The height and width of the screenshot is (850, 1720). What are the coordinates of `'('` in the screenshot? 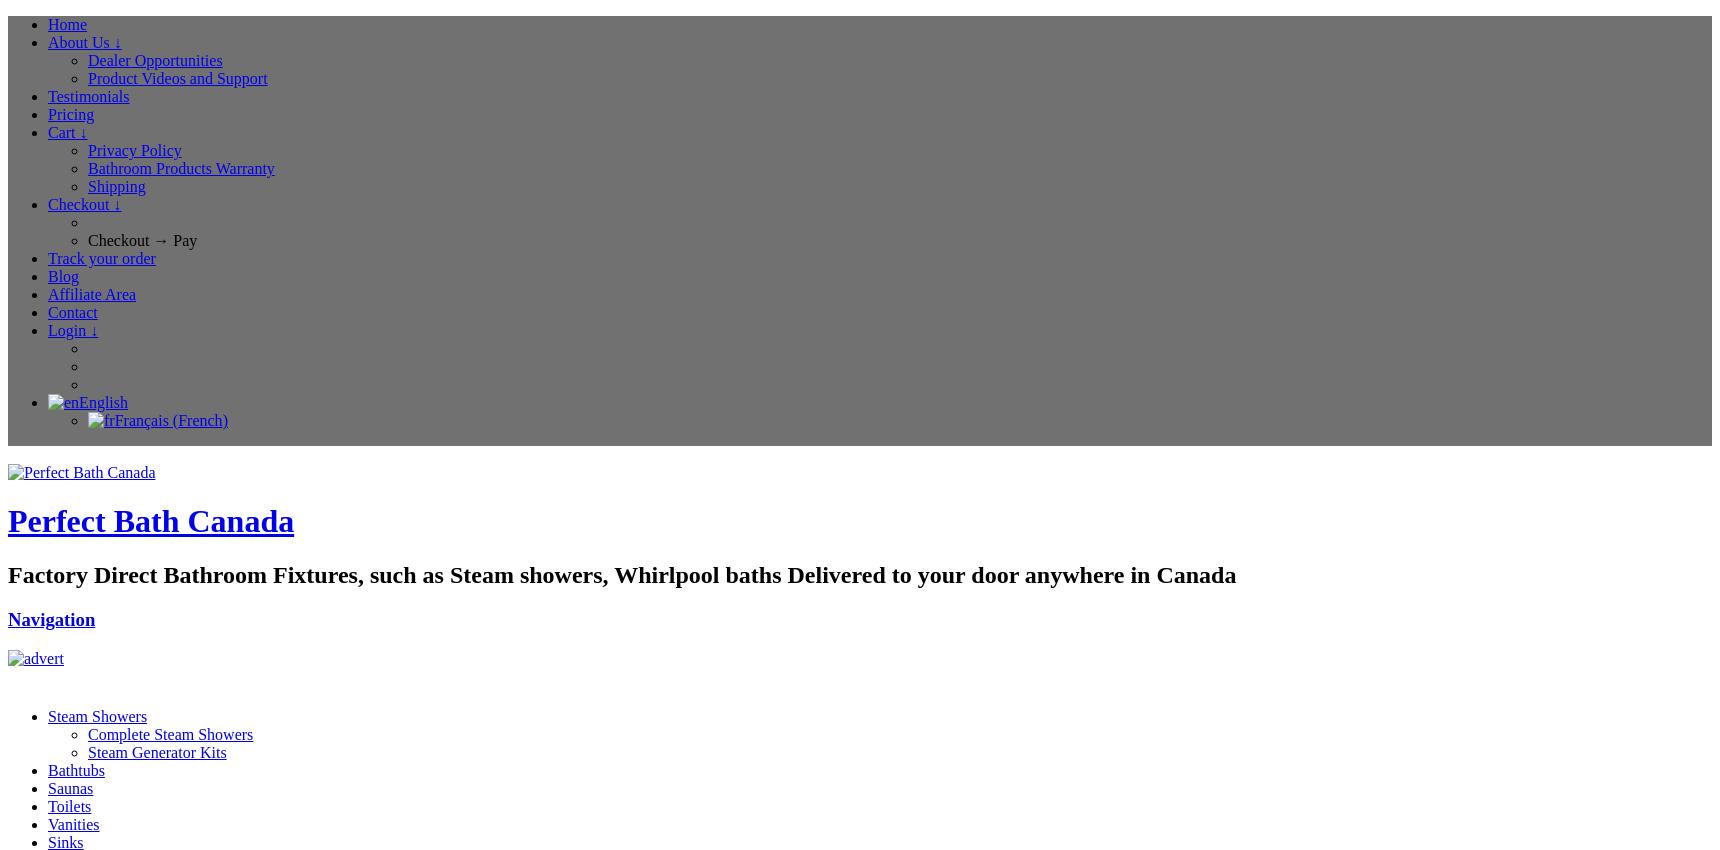 It's located at (173, 420).